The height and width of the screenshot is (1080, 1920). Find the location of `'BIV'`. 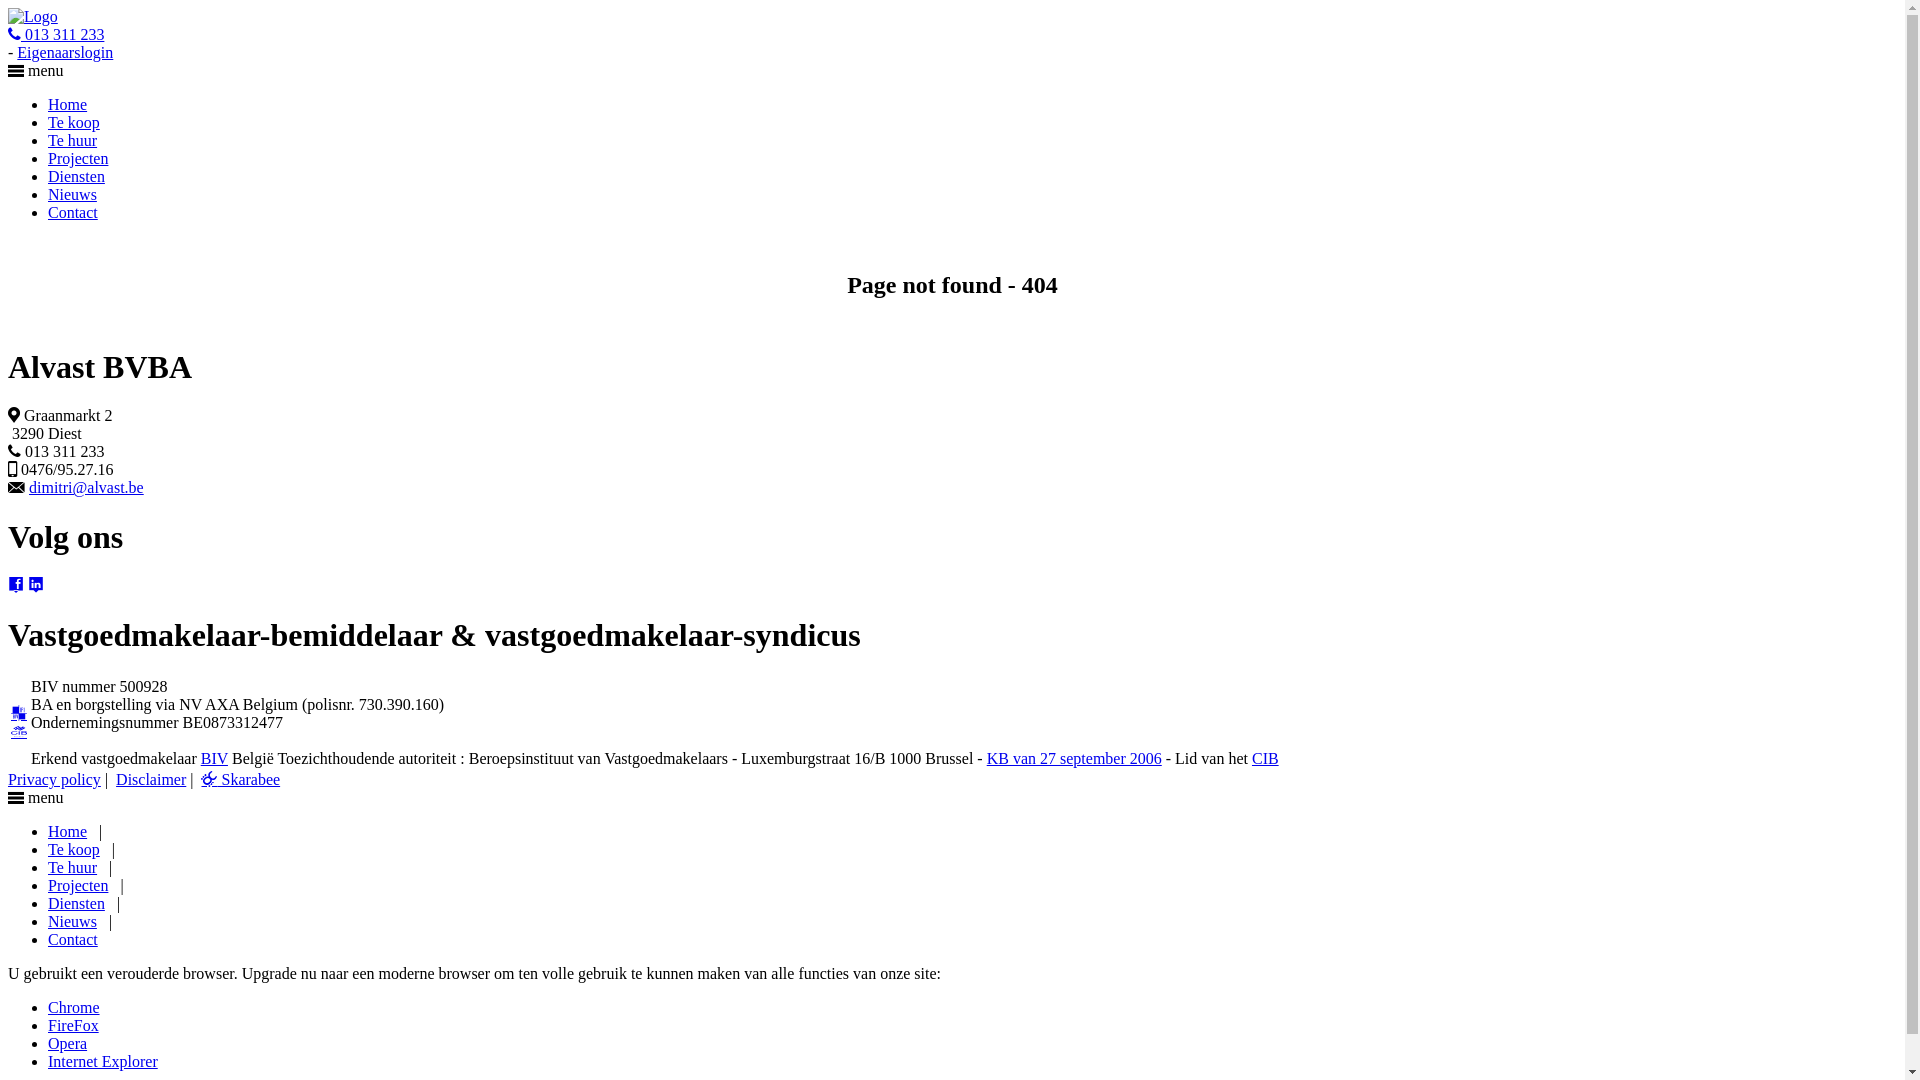

'BIV' is located at coordinates (214, 758).